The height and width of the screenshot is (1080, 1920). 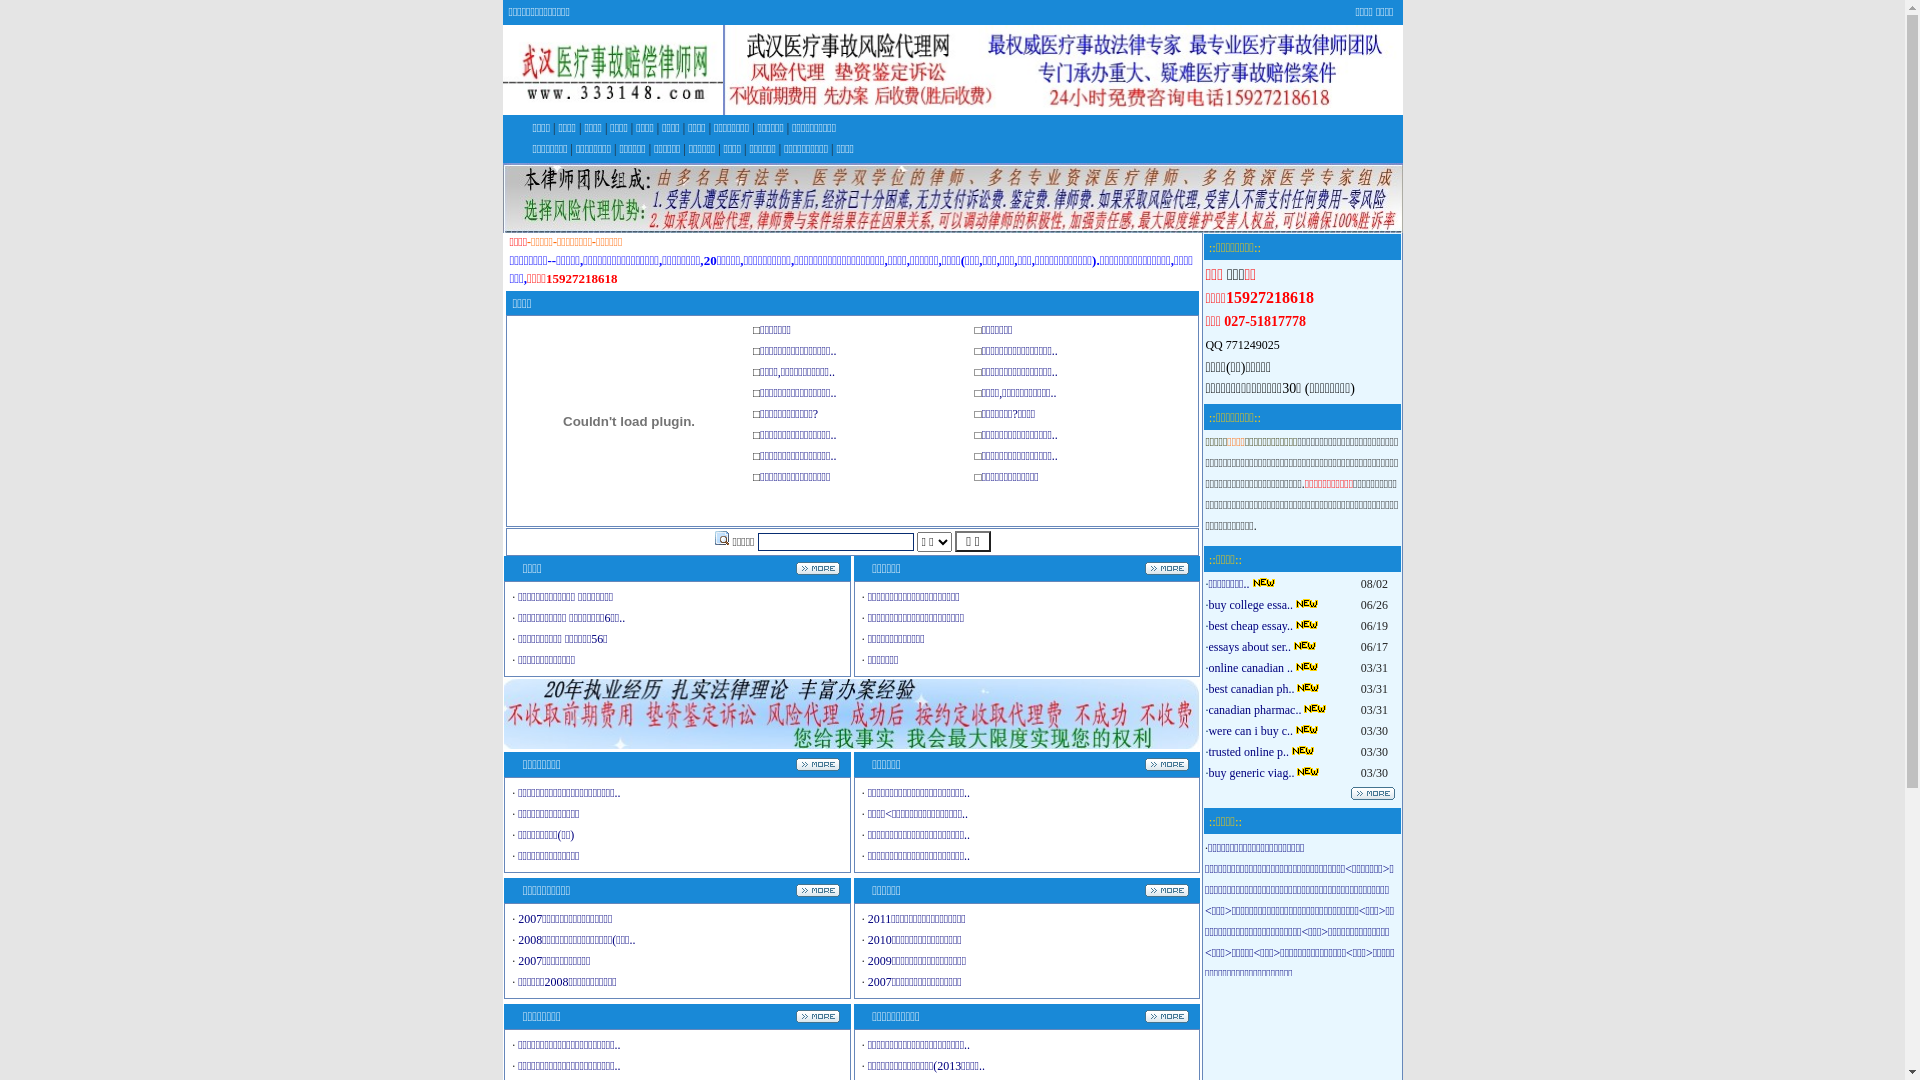 What do you see at coordinates (1207, 731) in the screenshot?
I see `'were can i buy c..'` at bounding box center [1207, 731].